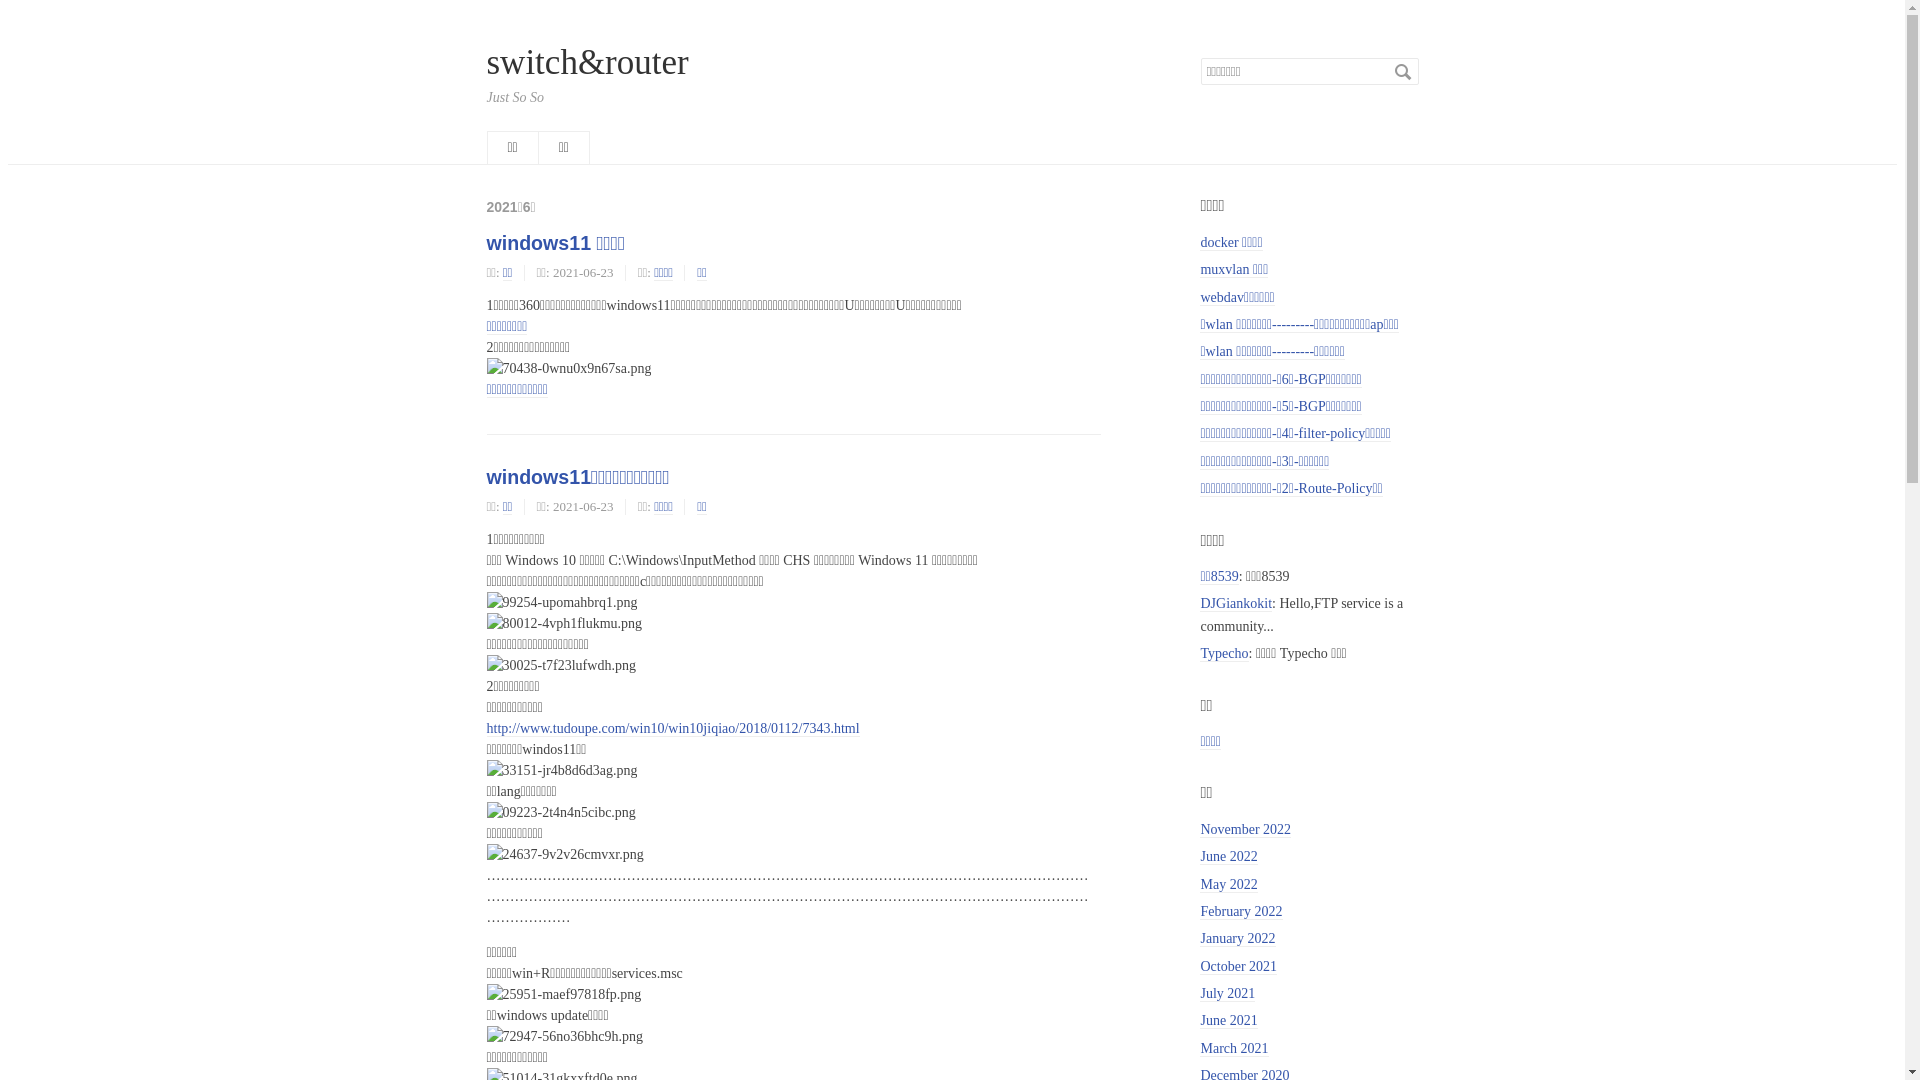 This screenshot has height=1080, width=1920. Describe the element at coordinates (1200, 911) in the screenshot. I see `'February 2022'` at that location.